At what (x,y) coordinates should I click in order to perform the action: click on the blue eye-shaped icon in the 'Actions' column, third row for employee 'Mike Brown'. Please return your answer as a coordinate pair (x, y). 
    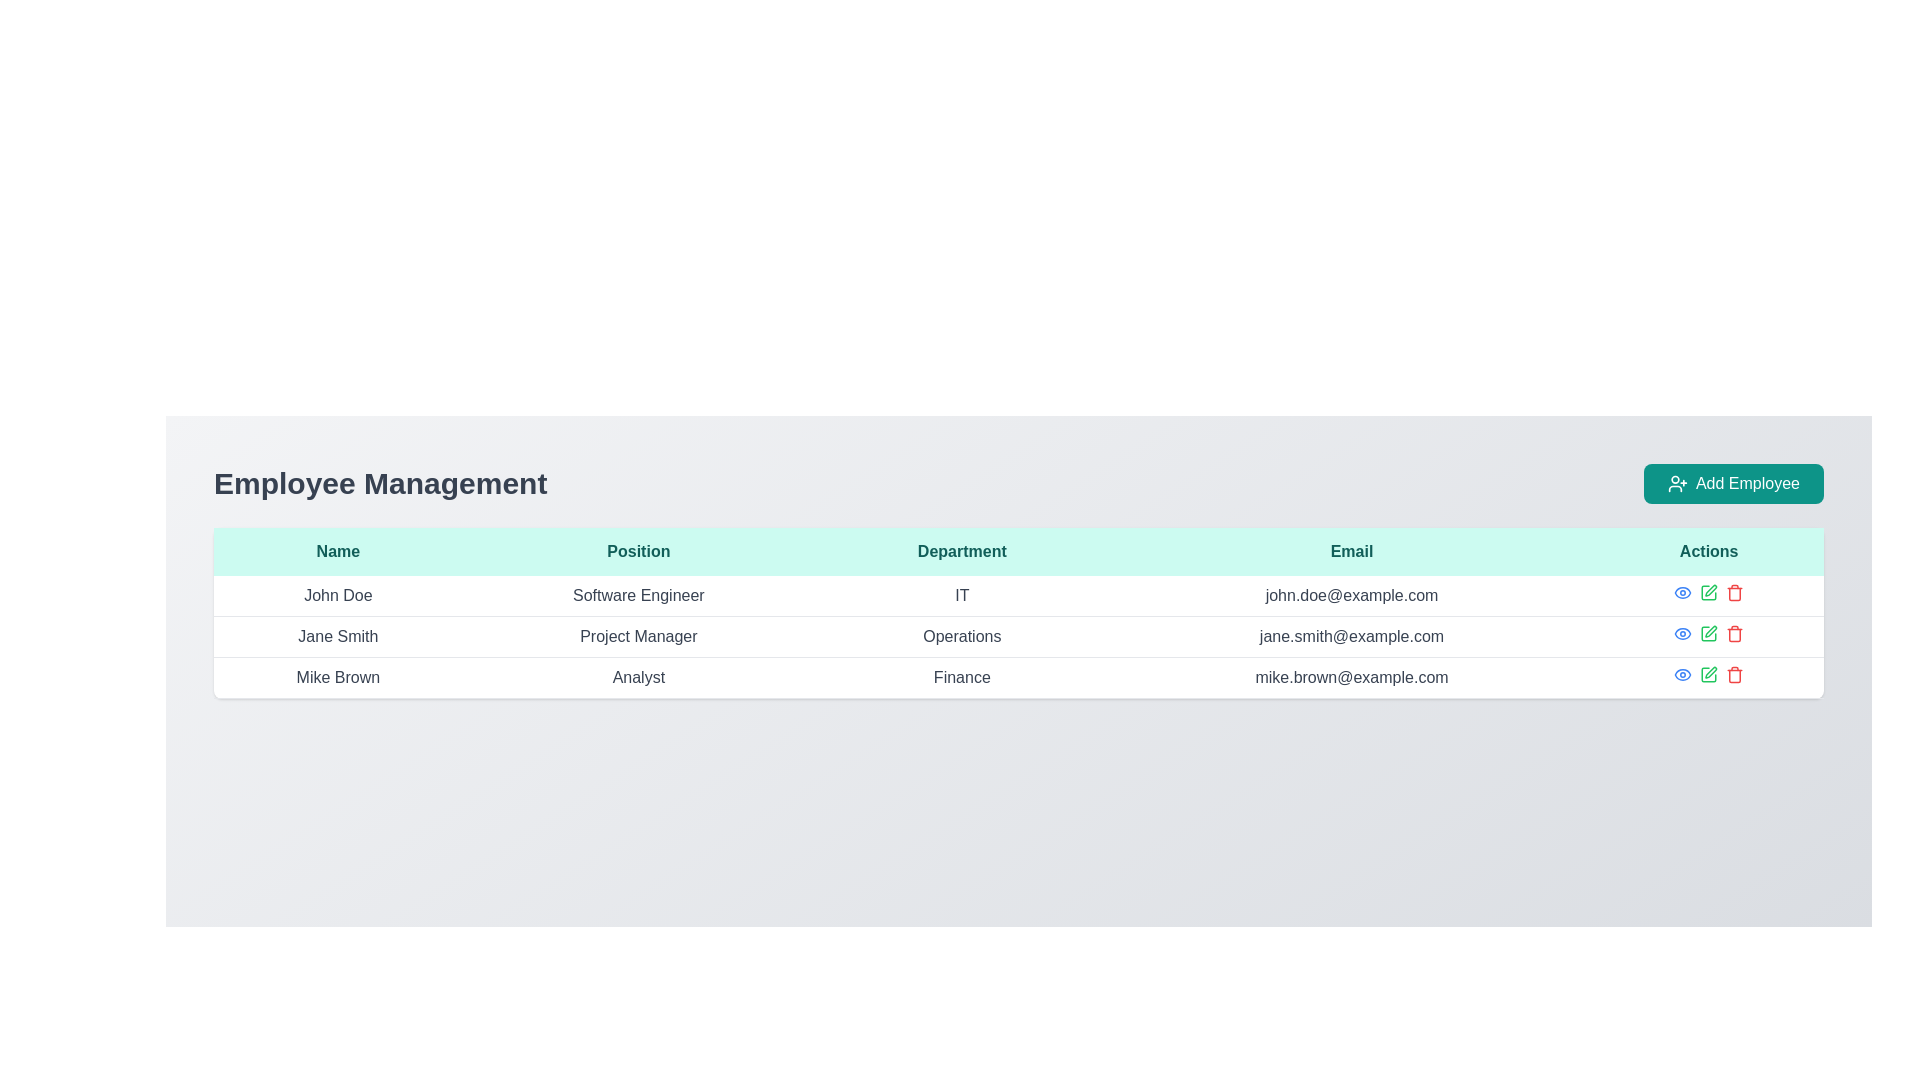
    Looking at the image, I should click on (1682, 675).